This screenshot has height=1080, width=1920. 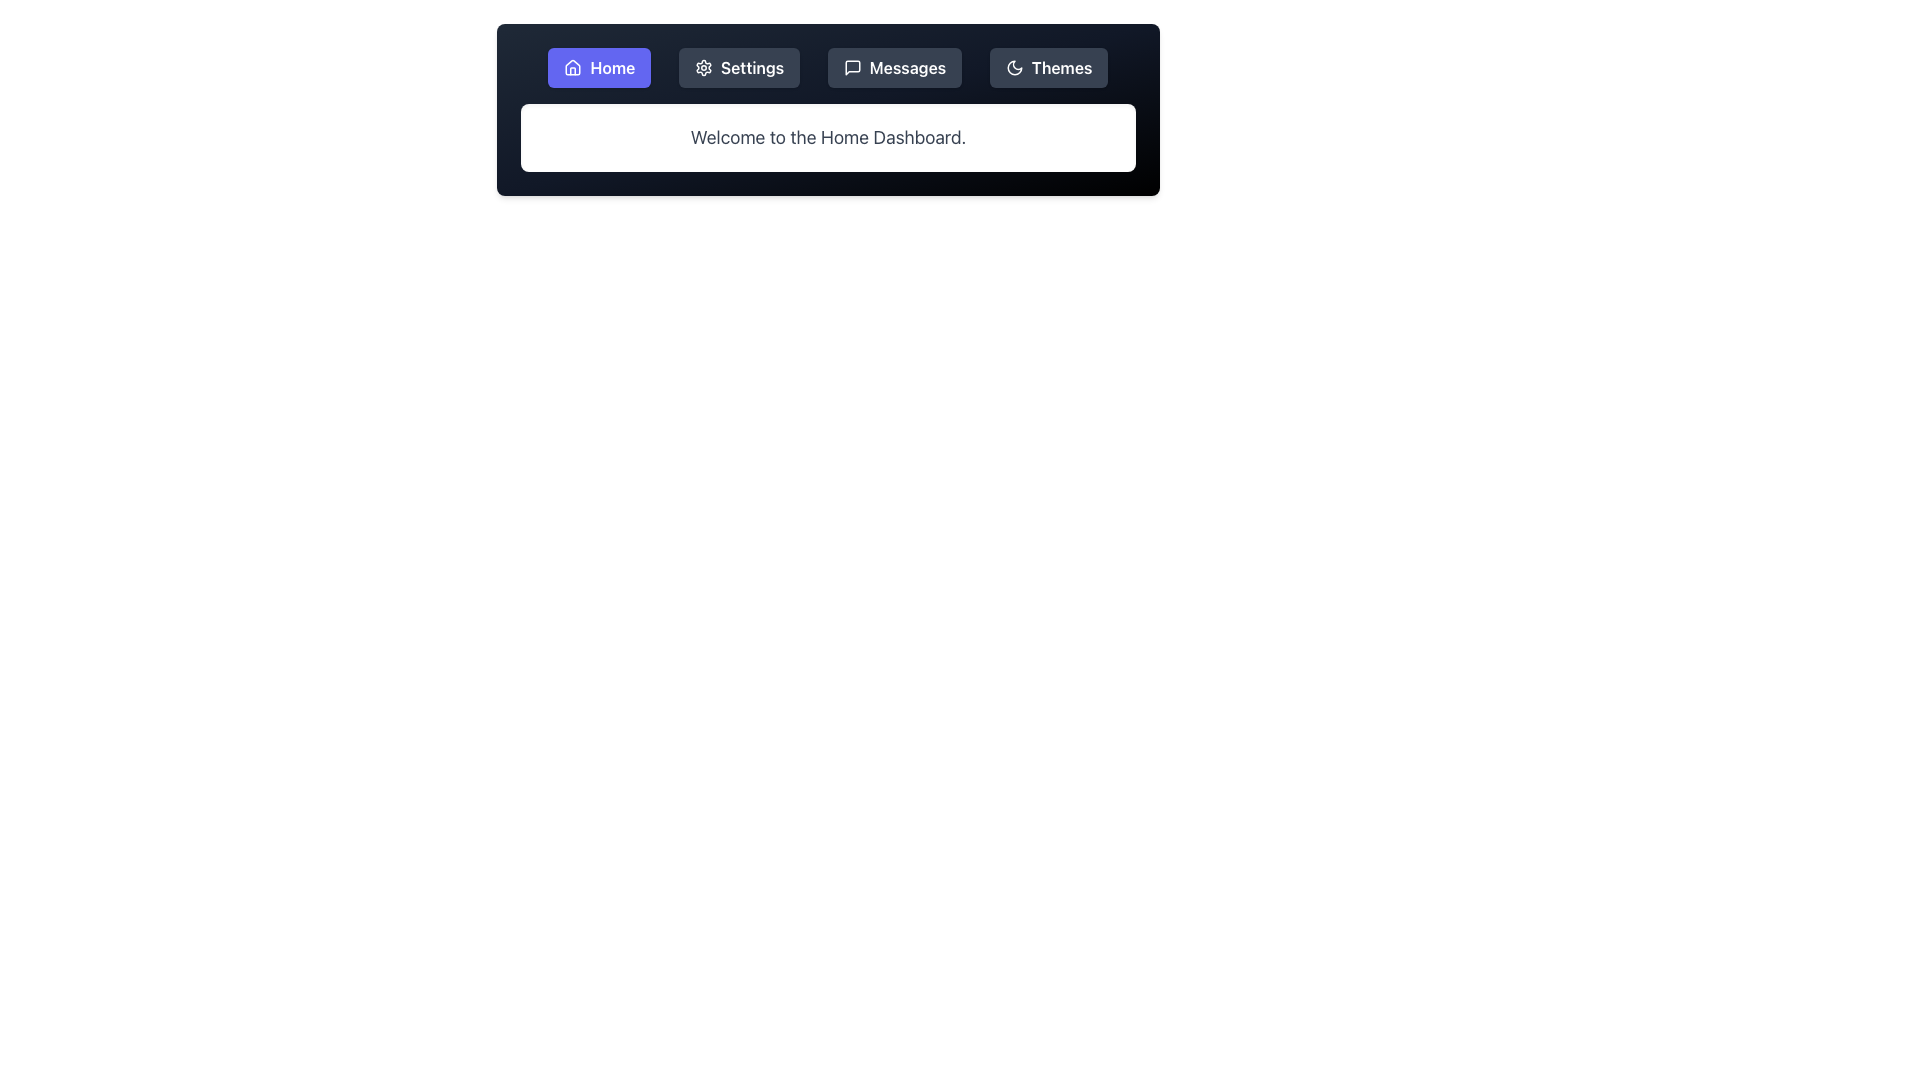 I want to click on the night mode toggle icon located in the top menu, adjacent to the 'Home' button and before the 'Messages' option, so click(x=1014, y=67).